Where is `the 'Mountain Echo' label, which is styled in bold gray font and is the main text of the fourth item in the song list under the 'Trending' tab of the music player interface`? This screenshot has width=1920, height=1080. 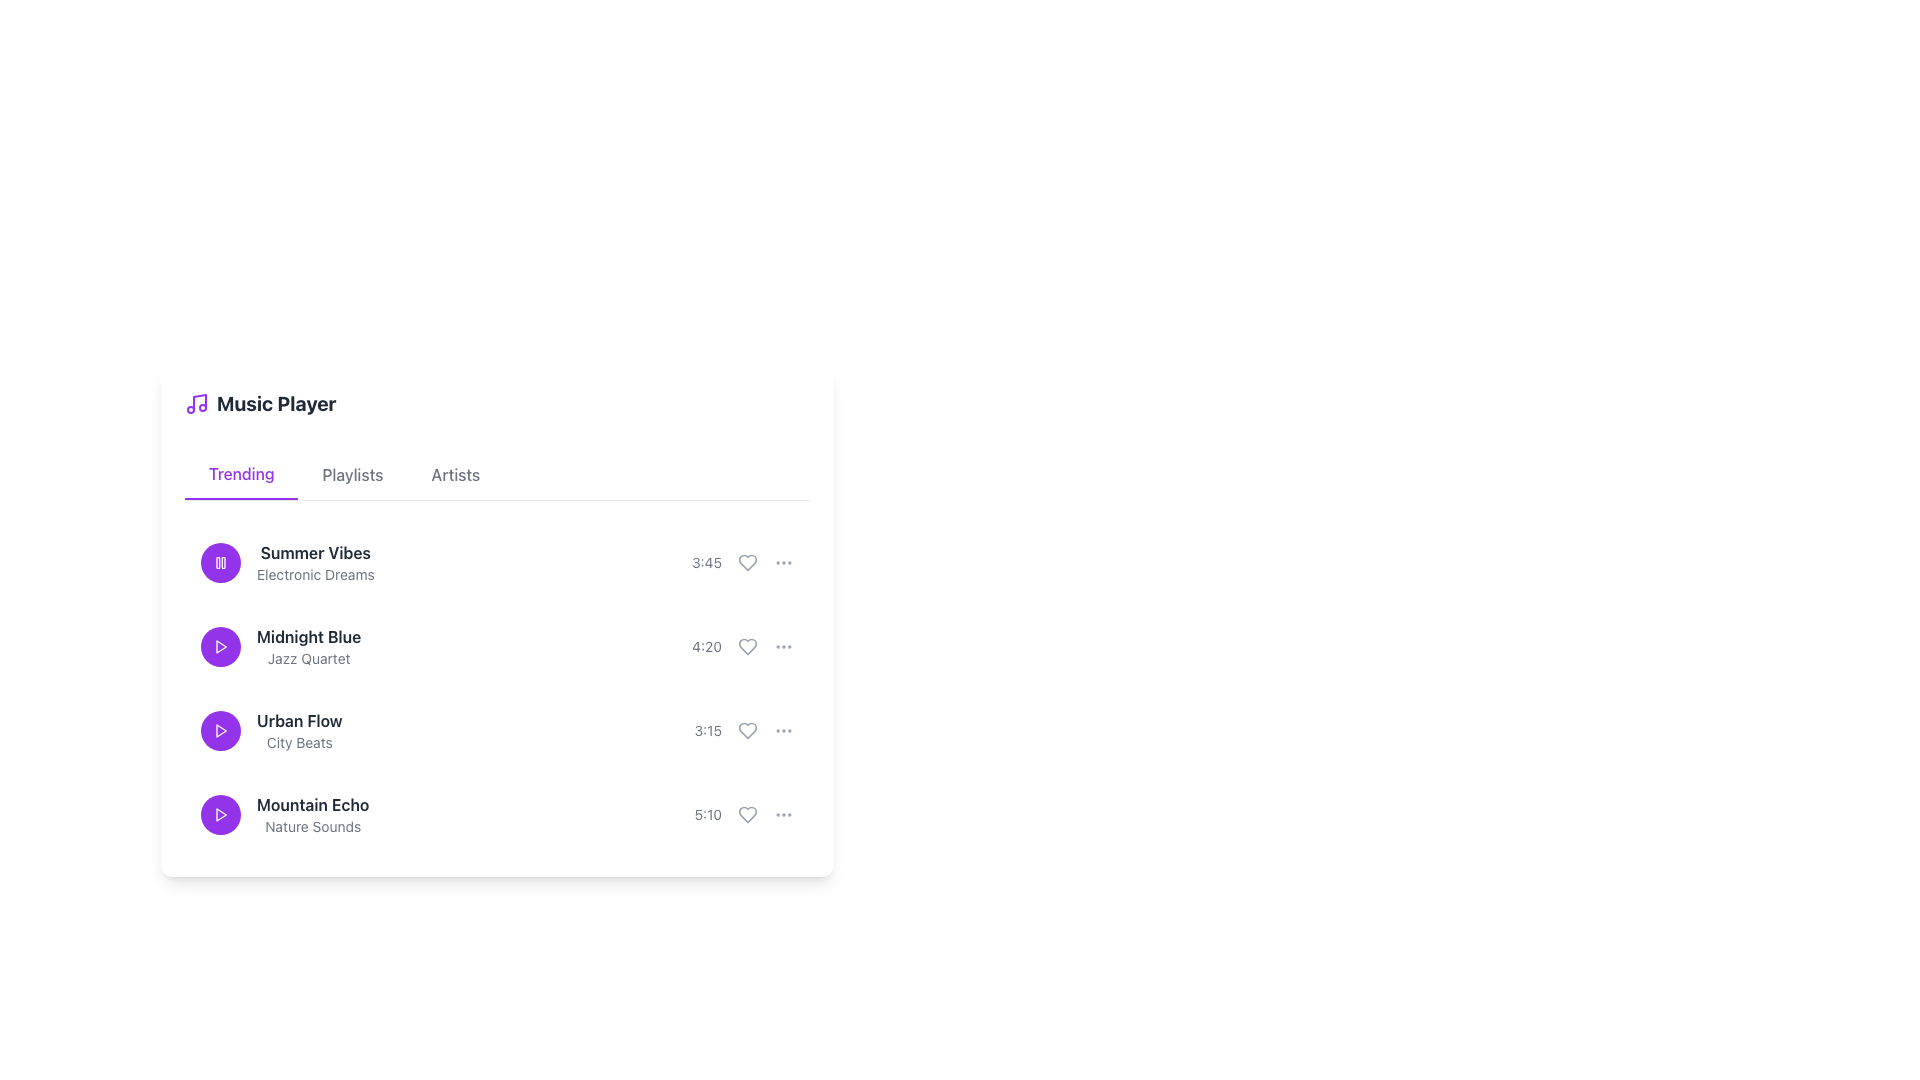 the 'Mountain Echo' label, which is styled in bold gray font and is the main text of the fourth item in the song list under the 'Trending' tab of the music player interface is located at coordinates (312, 804).